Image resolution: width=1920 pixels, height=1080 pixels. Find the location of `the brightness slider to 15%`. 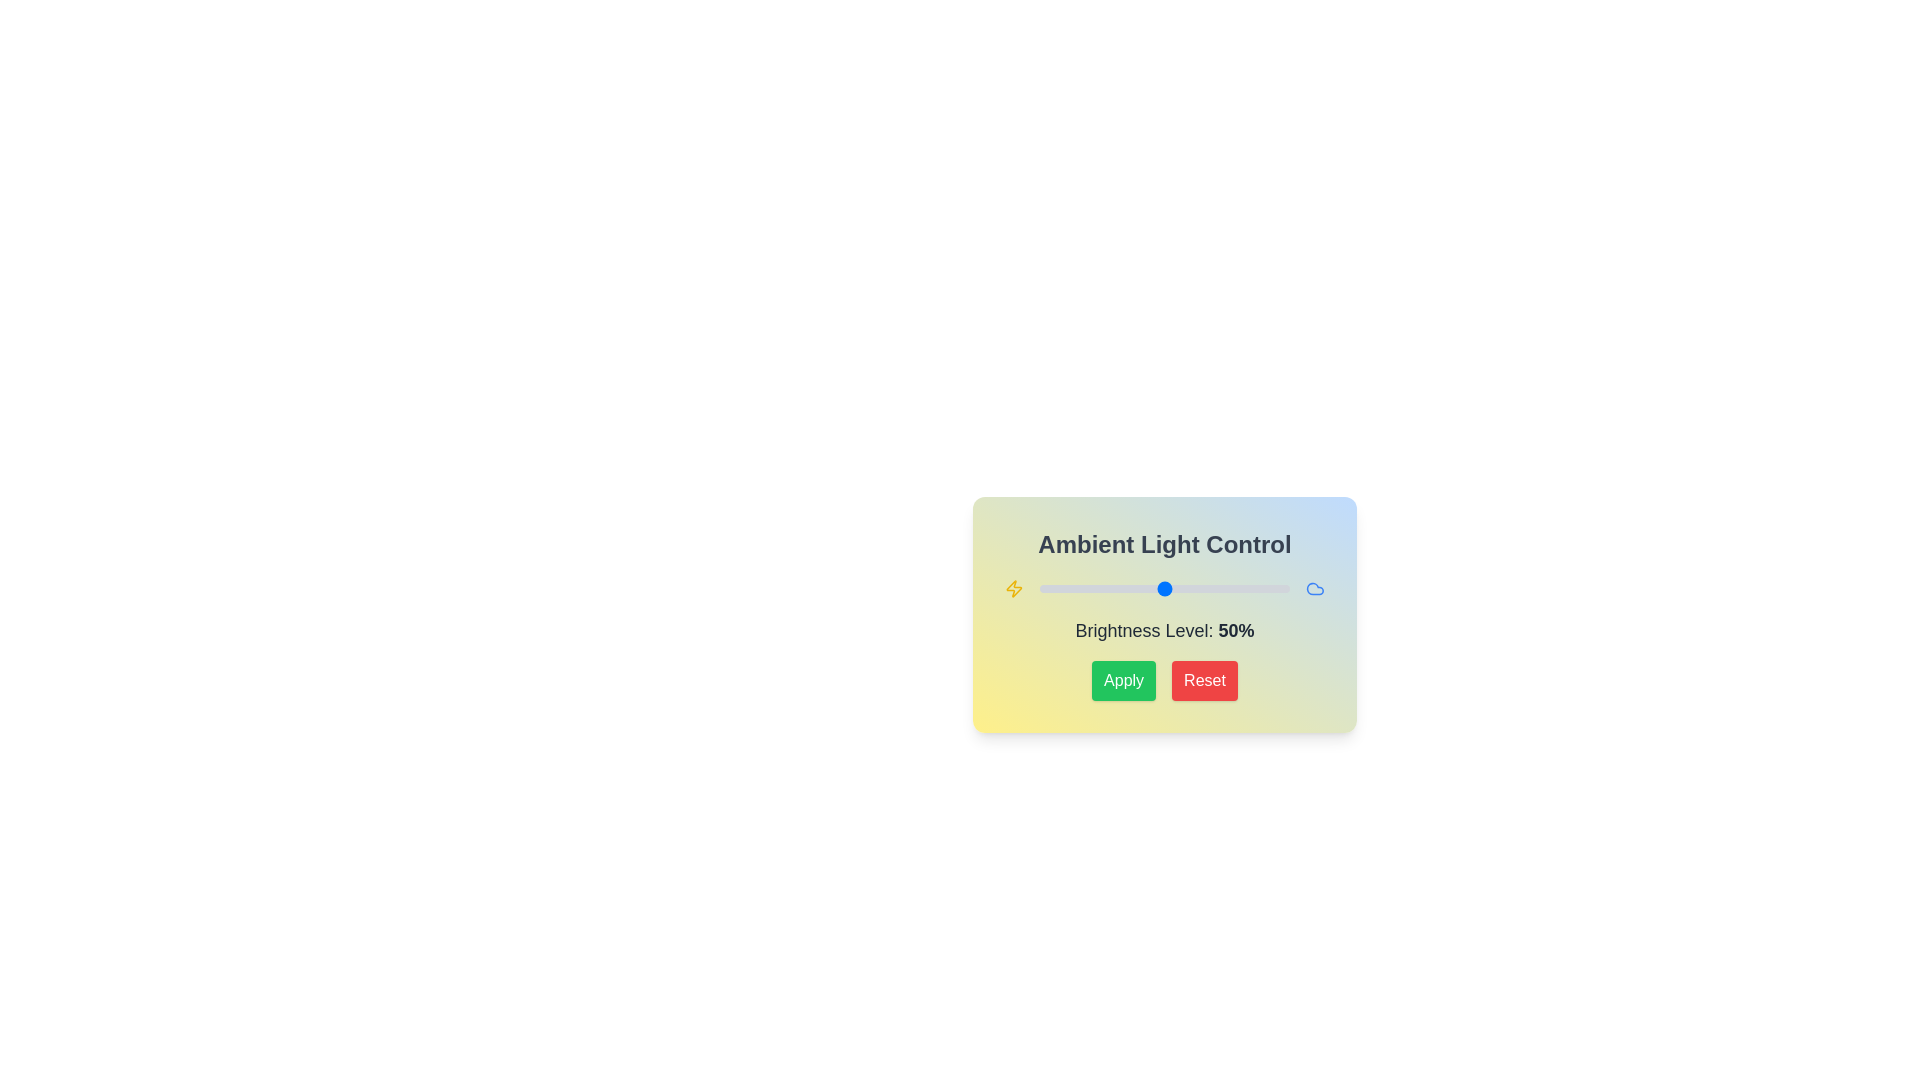

the brightness slider to 15% is located at coordinates (1076, 588).